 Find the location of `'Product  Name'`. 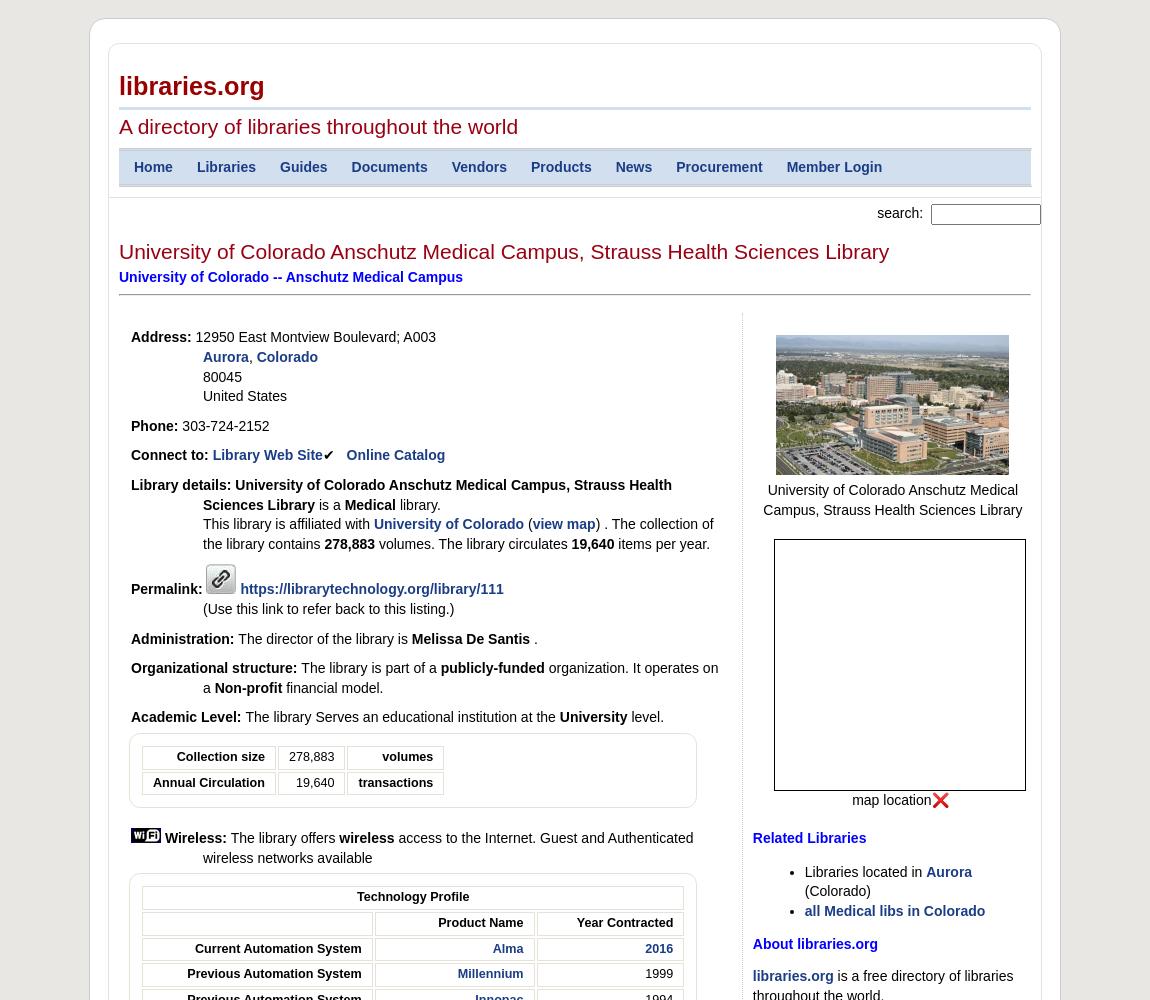

'Product  Name' is located at coordinates (480, 922).